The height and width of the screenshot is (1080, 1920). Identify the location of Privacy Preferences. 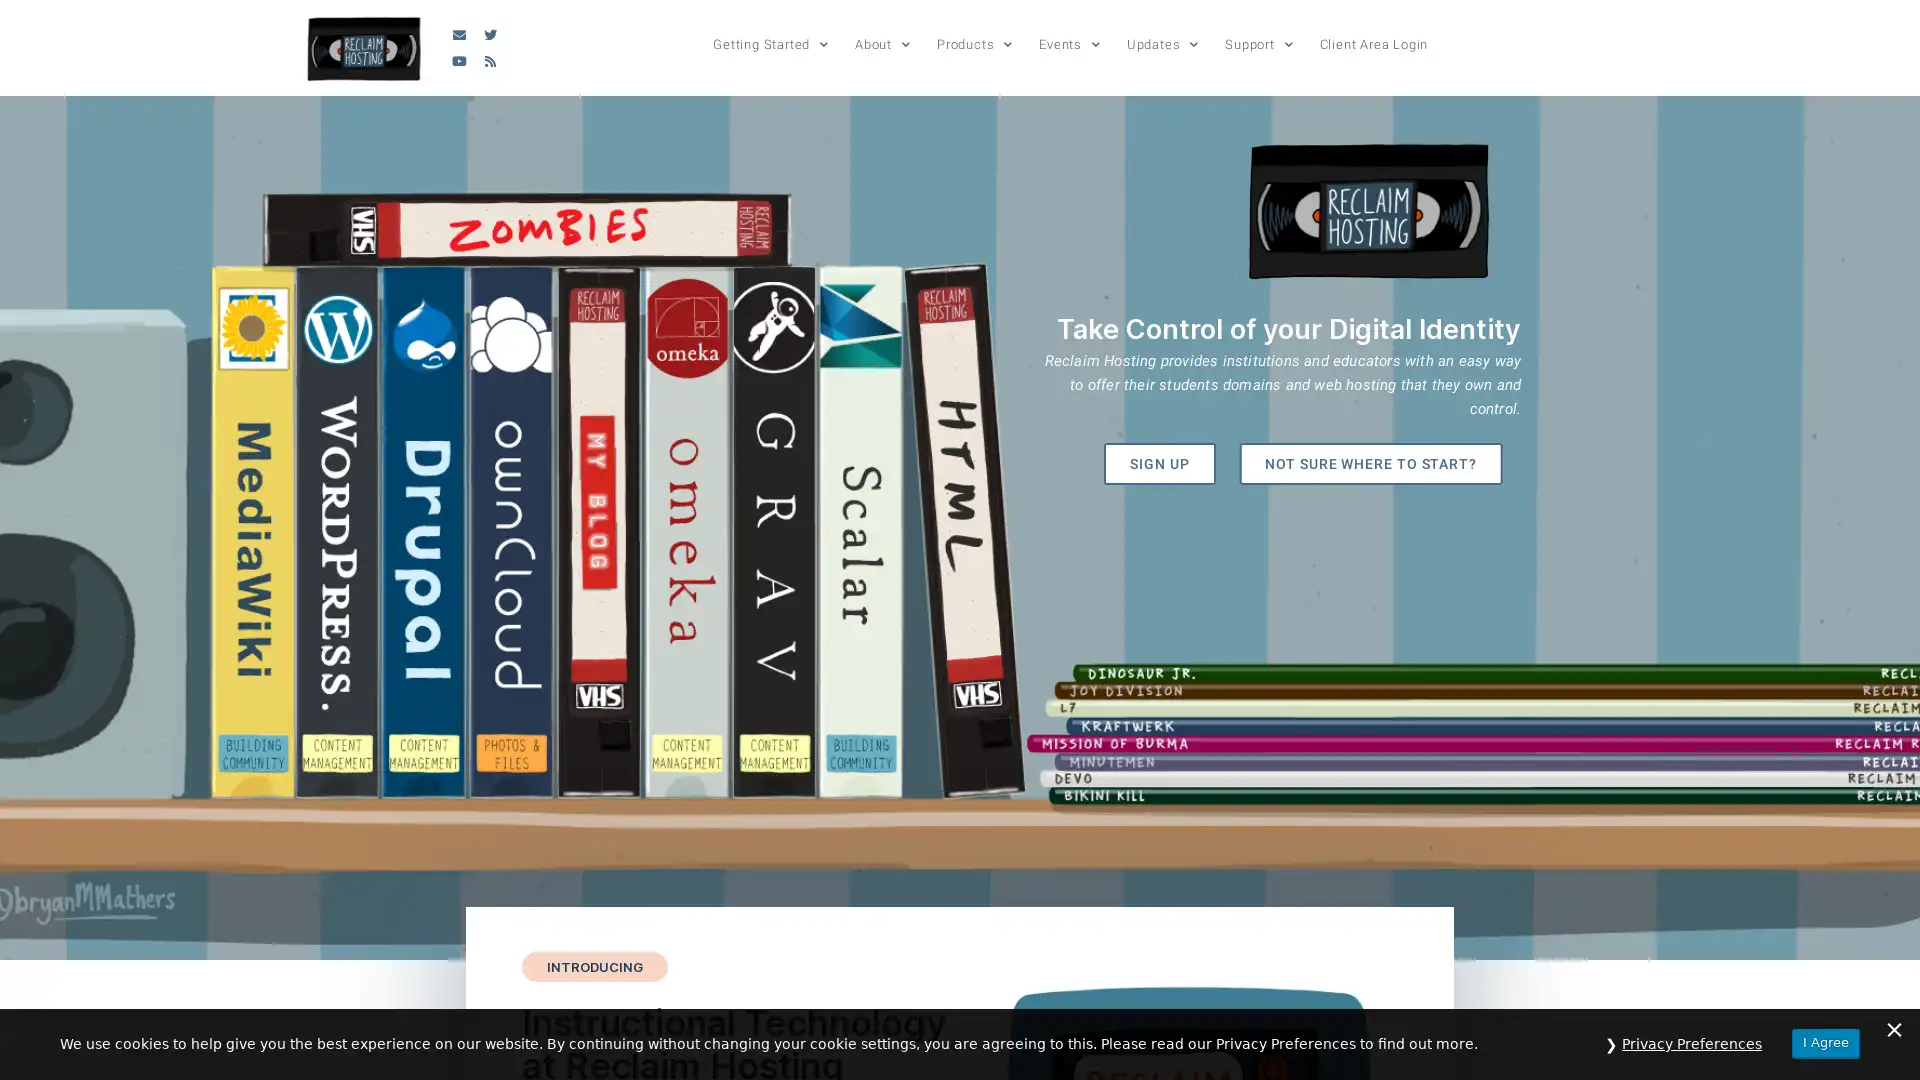
(1691, 1043).